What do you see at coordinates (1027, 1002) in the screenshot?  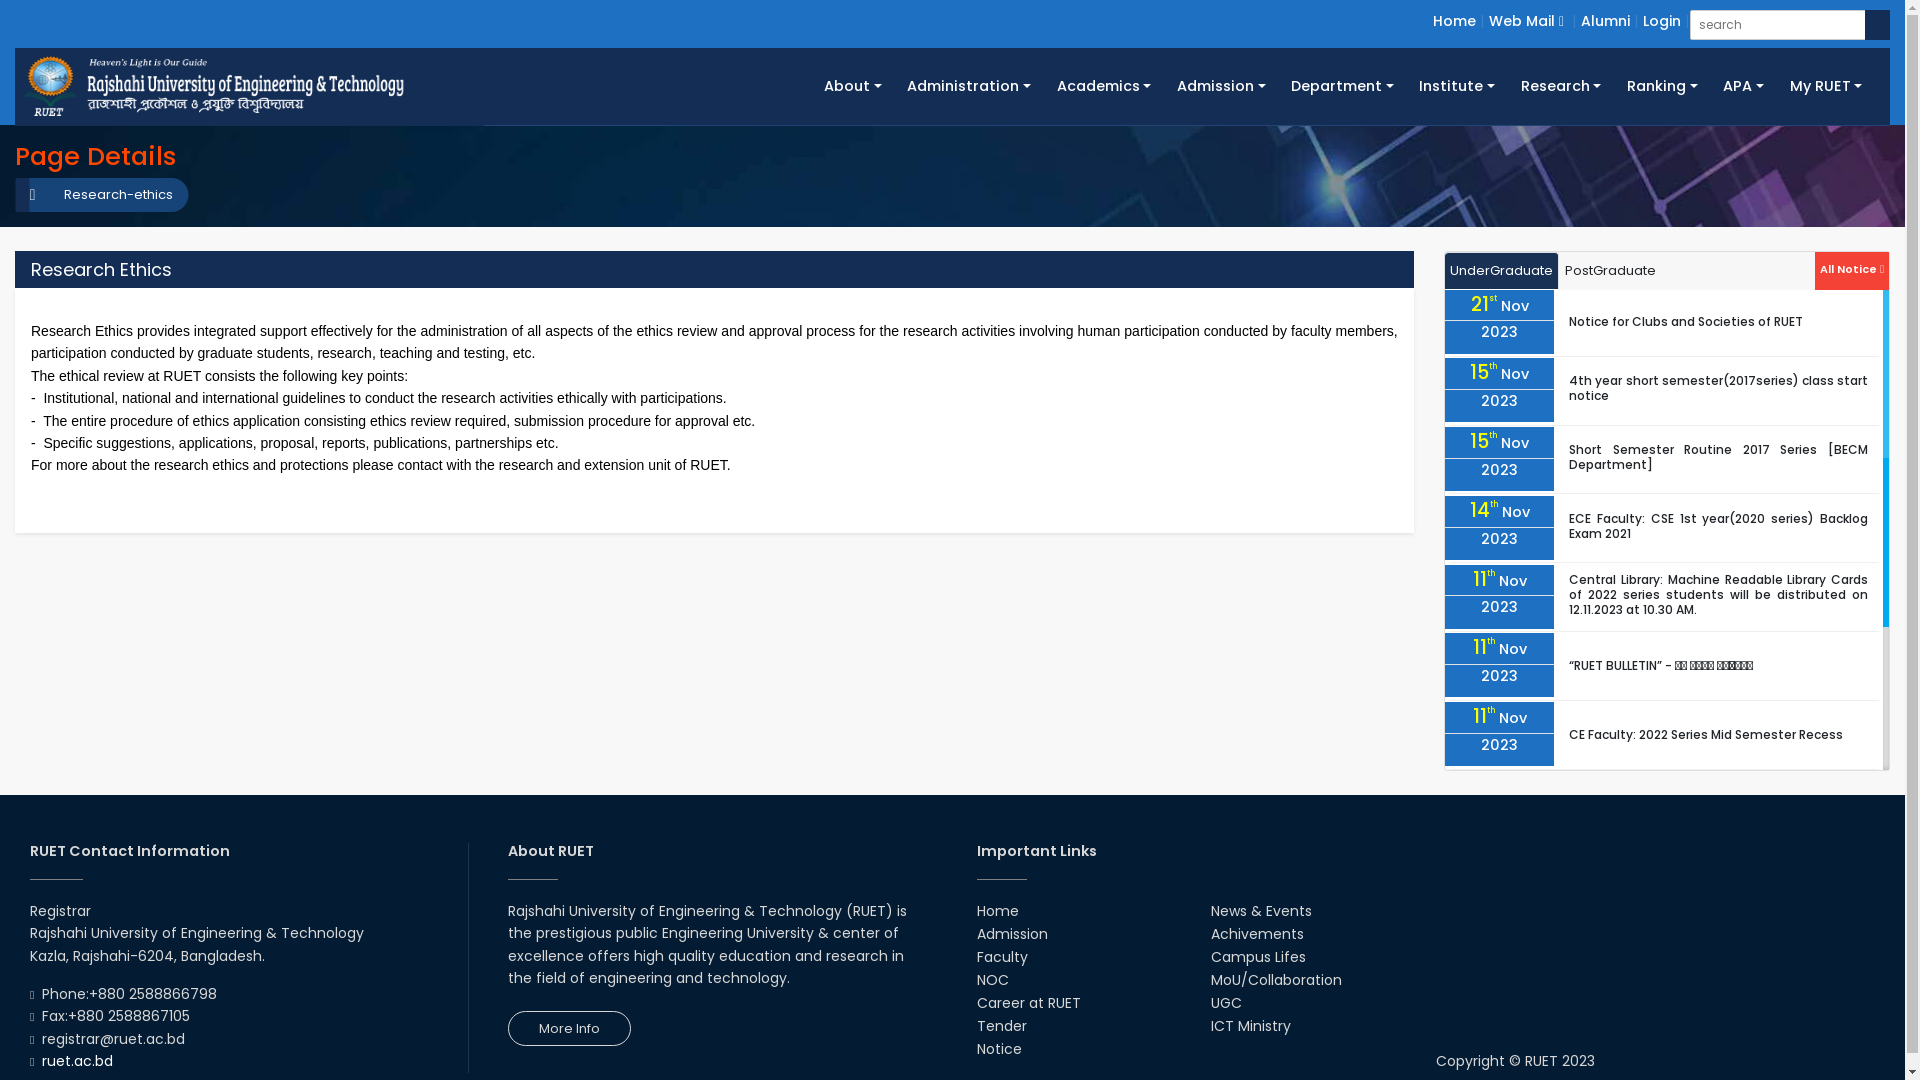 I see `'Career at RUET'` at bounding box center [1027, 1002].